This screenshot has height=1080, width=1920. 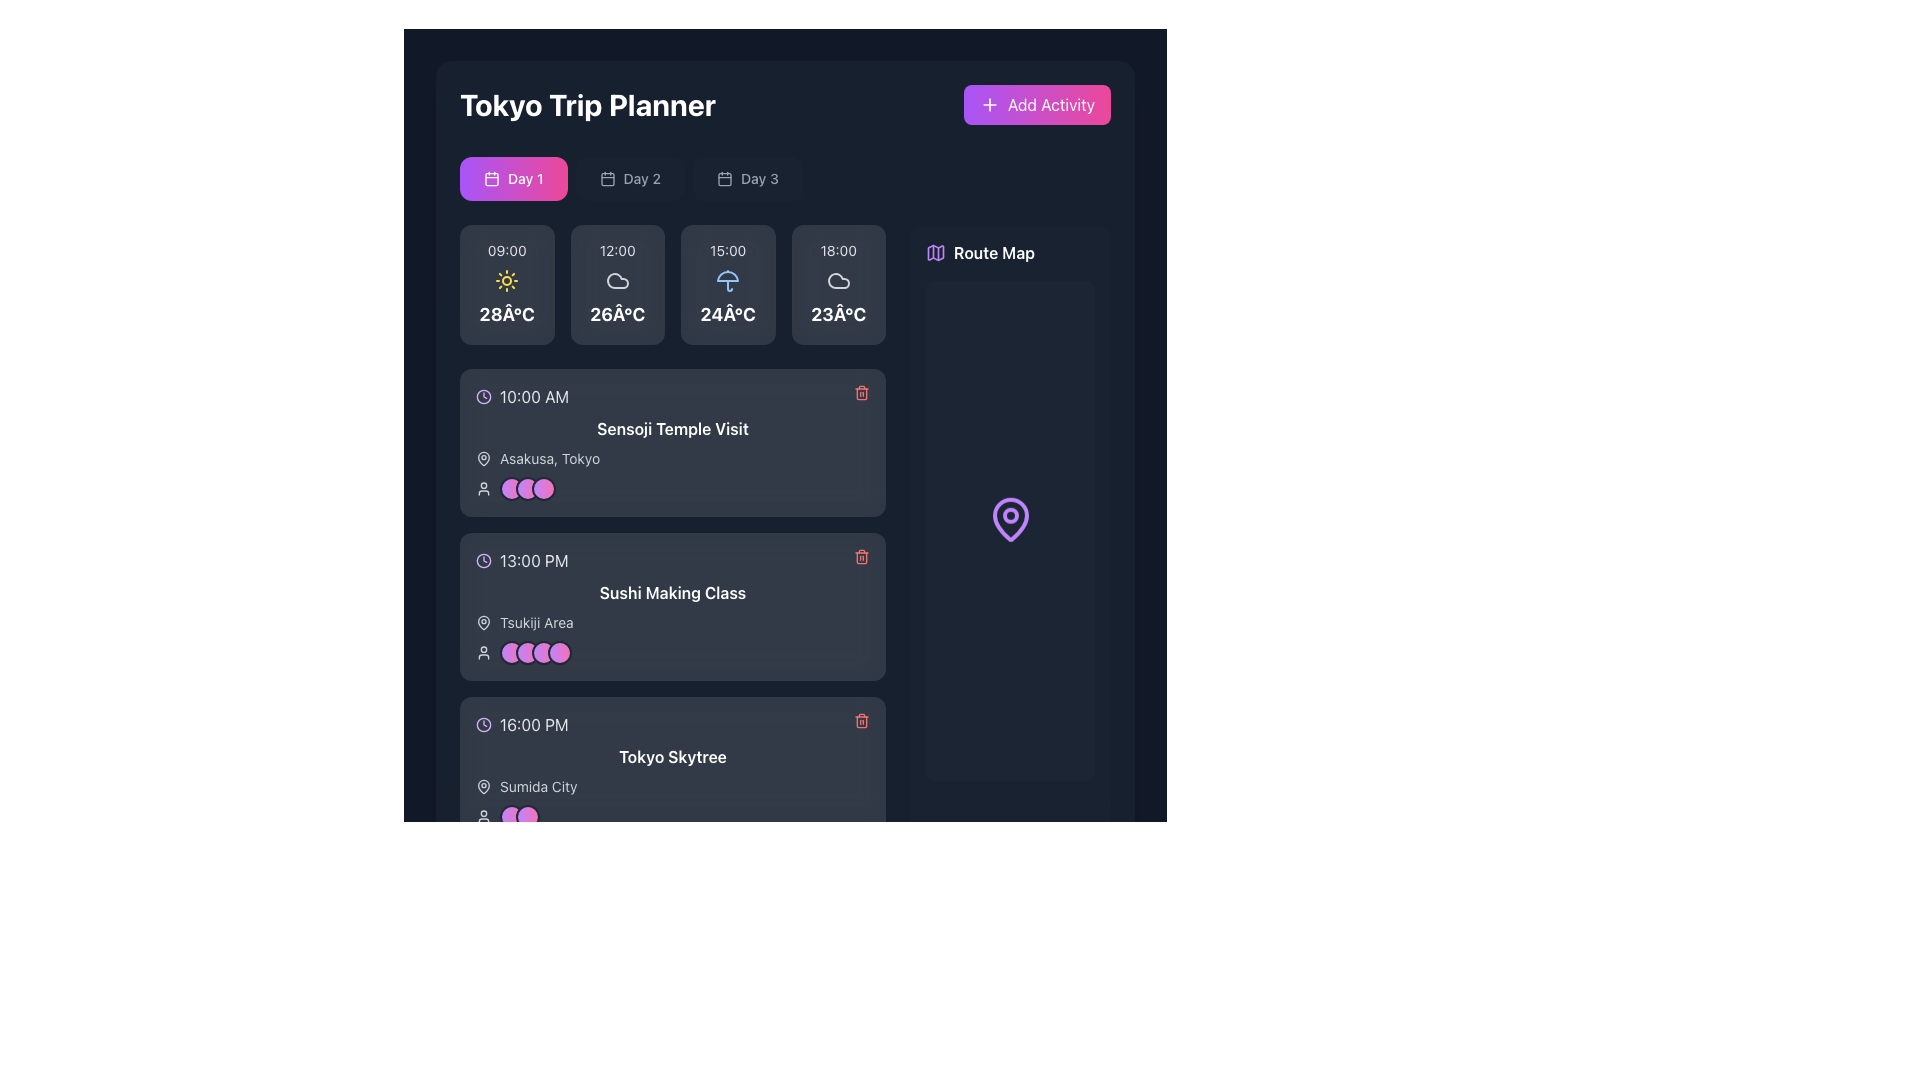 I want to click on the map pin icon located directly to the left of the text 'Sumida City' in the lower part of the interface, so click(x=484, y=785).